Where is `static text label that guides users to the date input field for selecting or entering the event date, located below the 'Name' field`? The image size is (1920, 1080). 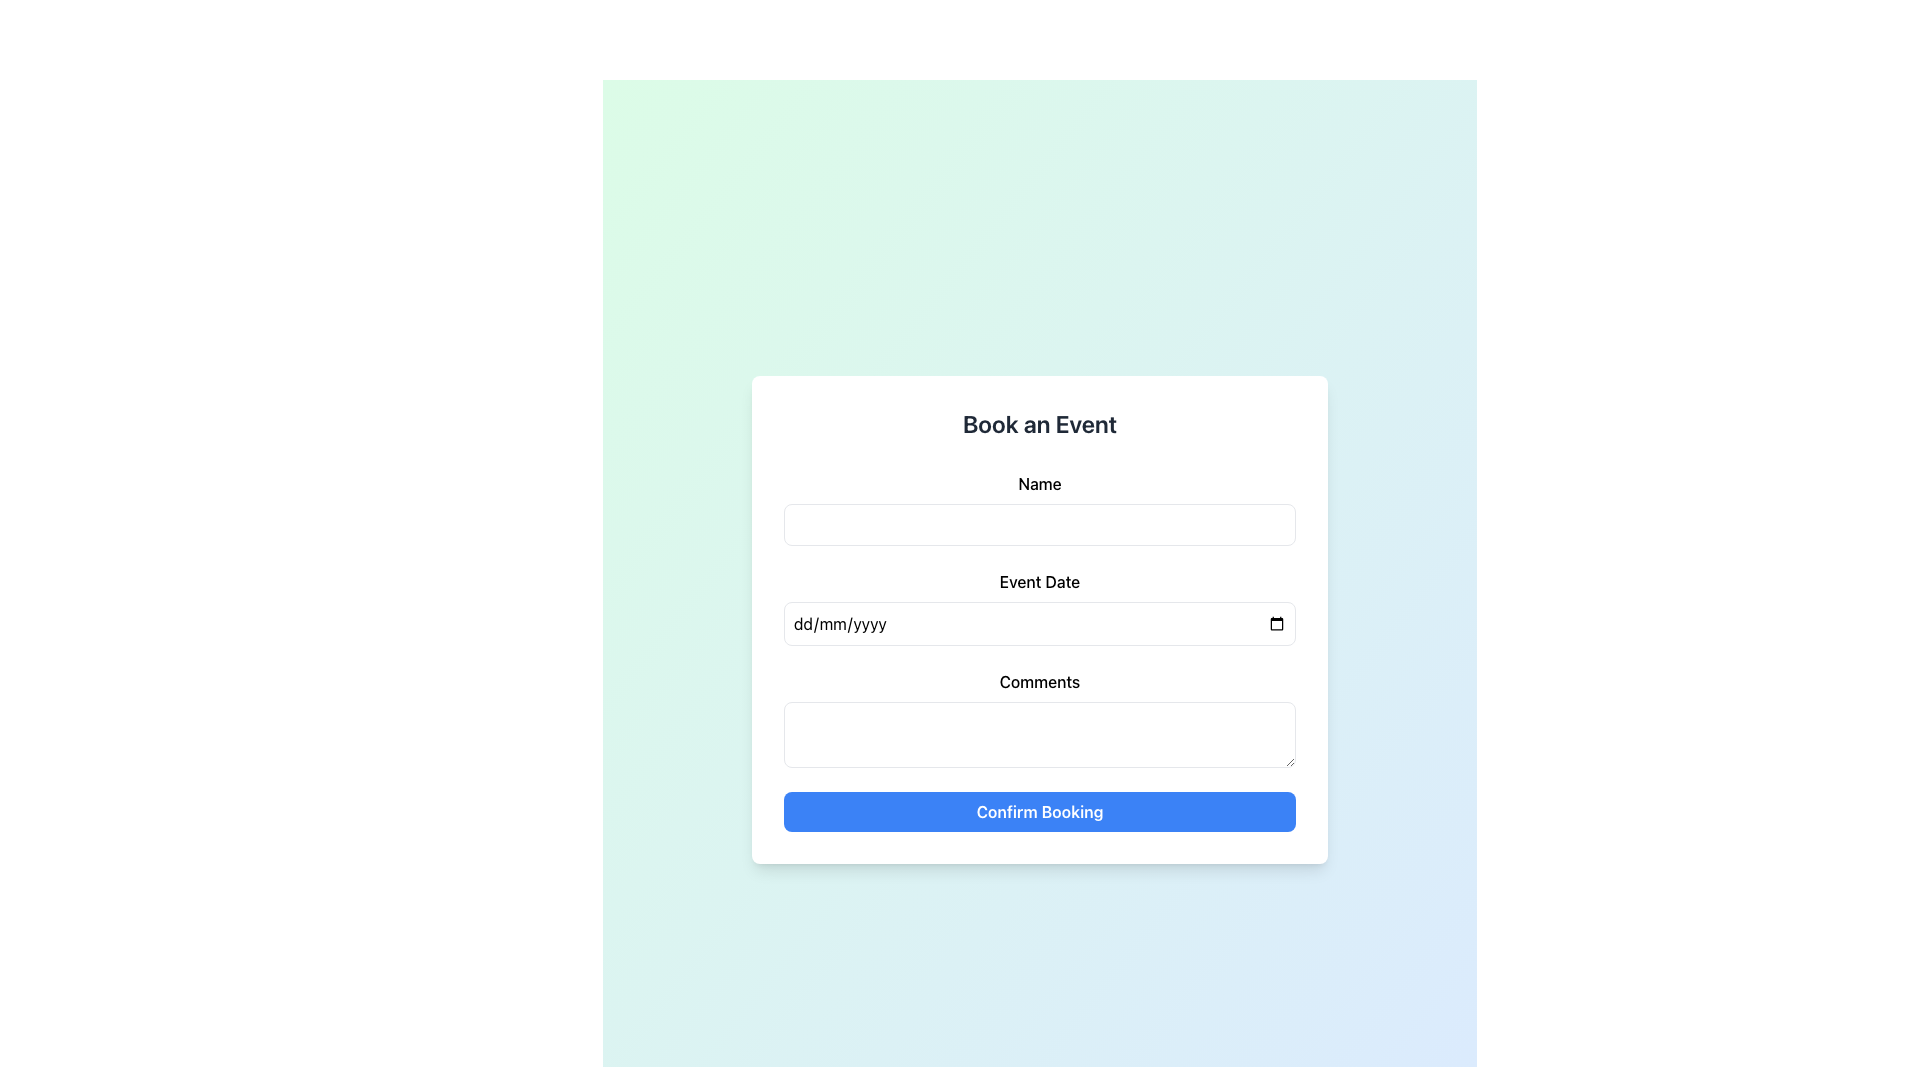
static text label that guides users to the date input field for selecting or entering the event date, located below the 'Name' field is located at coordinates (1040, 582).